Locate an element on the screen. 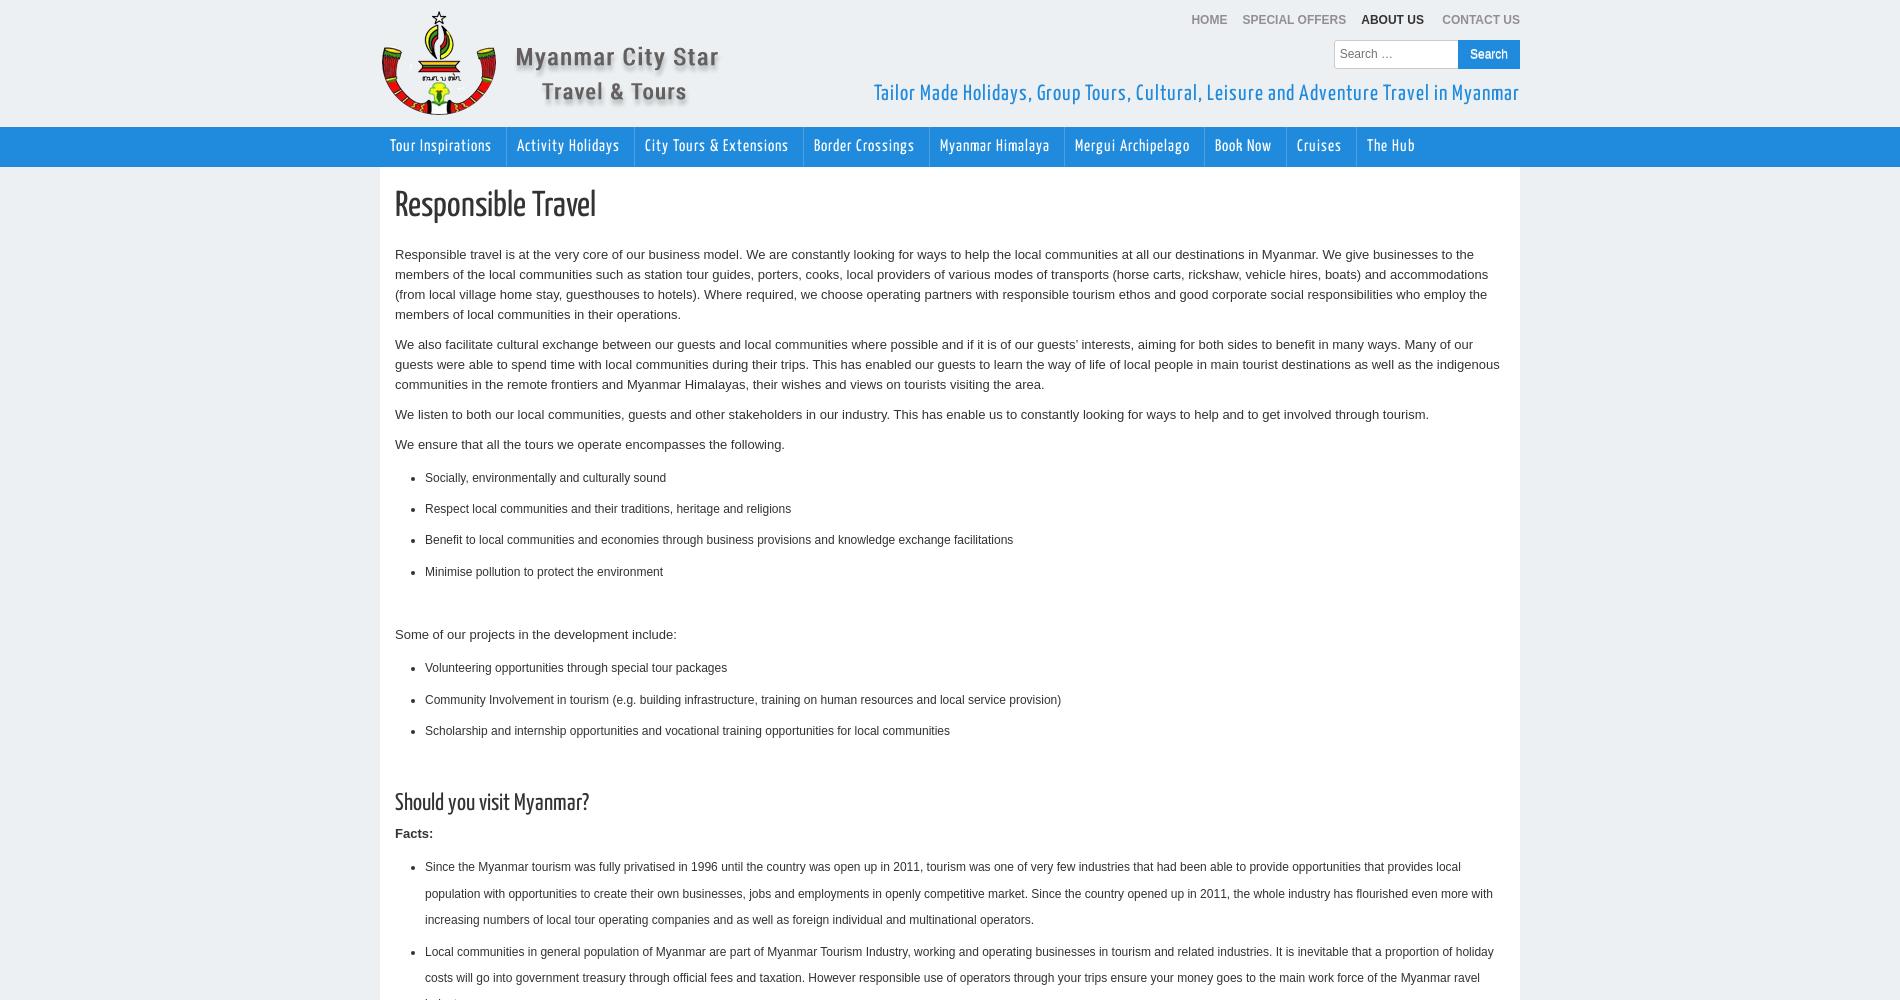 The height and width of the screenshot is (1000, 1900). 'Tailor Made Holidays, Group Tours, Cultural, Leisure and Adventure Travel in Myanmar' is located at coordinates (1196, 93).